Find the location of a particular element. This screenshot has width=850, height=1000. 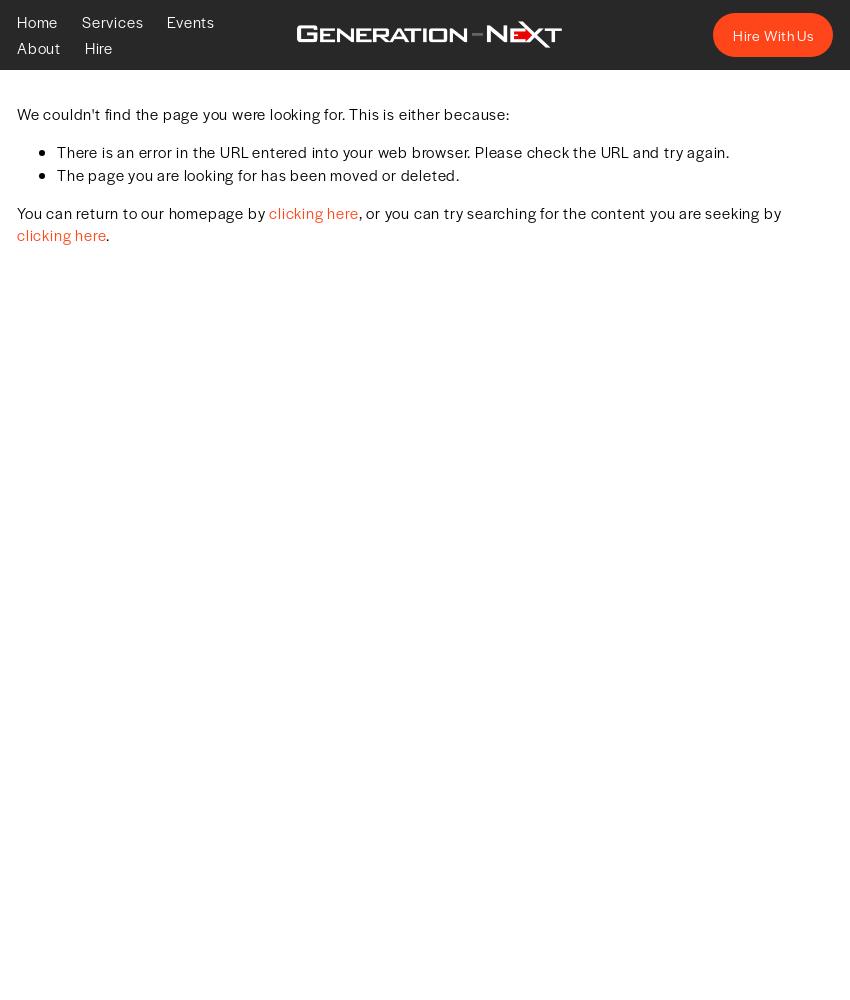

'Events' is located at coordinates (189, 20).